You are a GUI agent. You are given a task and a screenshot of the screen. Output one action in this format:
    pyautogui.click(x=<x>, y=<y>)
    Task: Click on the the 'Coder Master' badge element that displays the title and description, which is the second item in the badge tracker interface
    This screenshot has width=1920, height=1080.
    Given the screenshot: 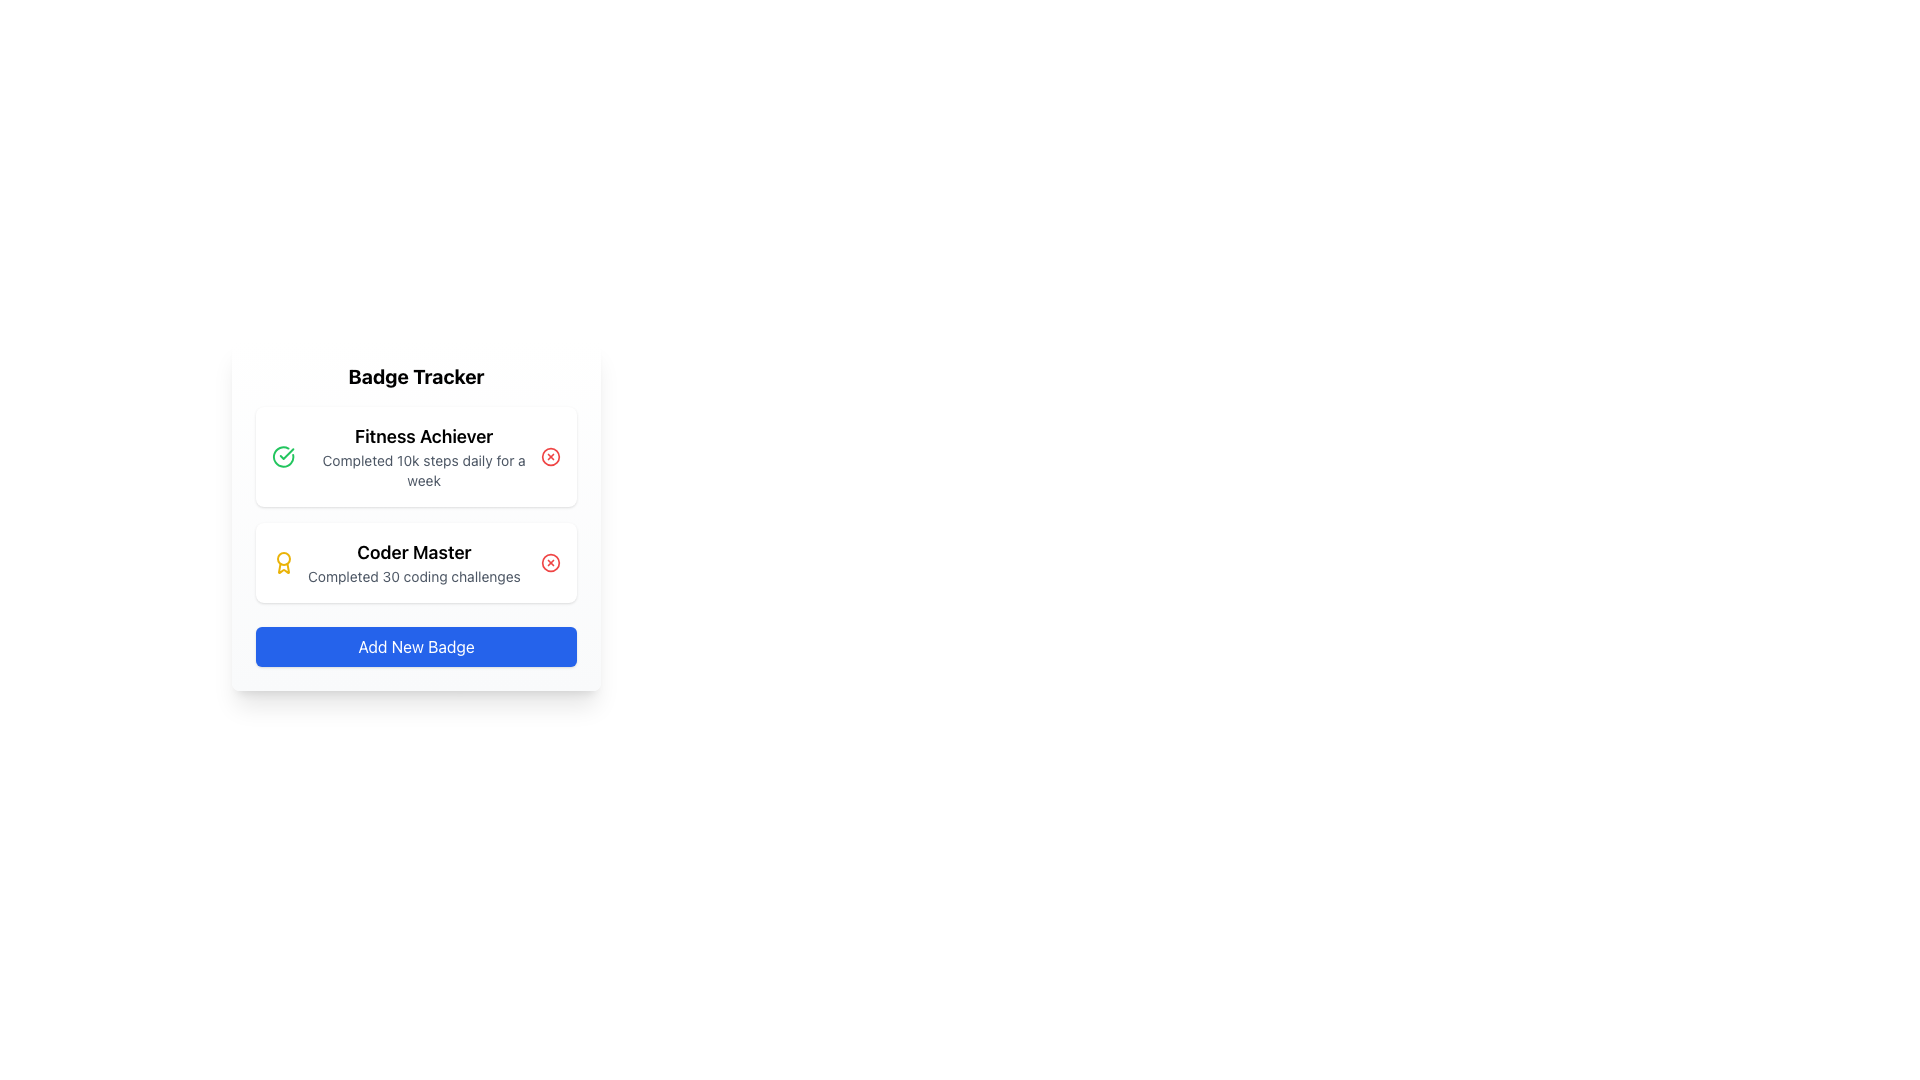 What is the action you would take?
    pyautogui.click(x=396, y=563)
    